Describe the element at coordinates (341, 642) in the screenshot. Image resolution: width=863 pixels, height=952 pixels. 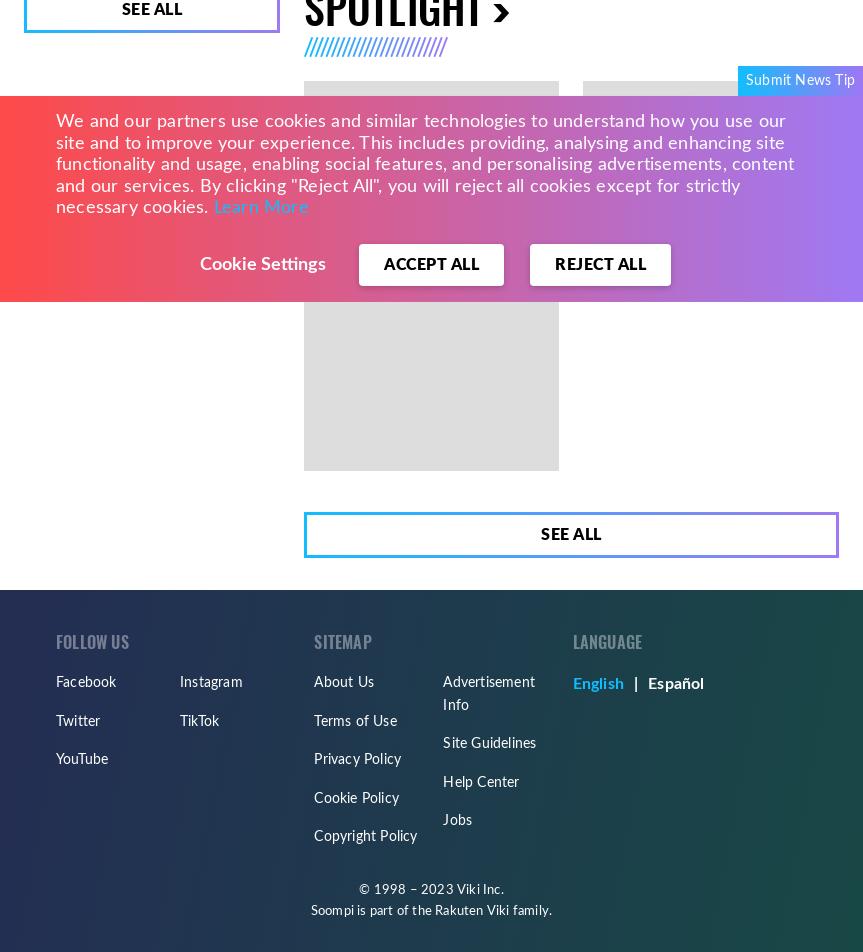
I see `'Sitemap'` at that location.